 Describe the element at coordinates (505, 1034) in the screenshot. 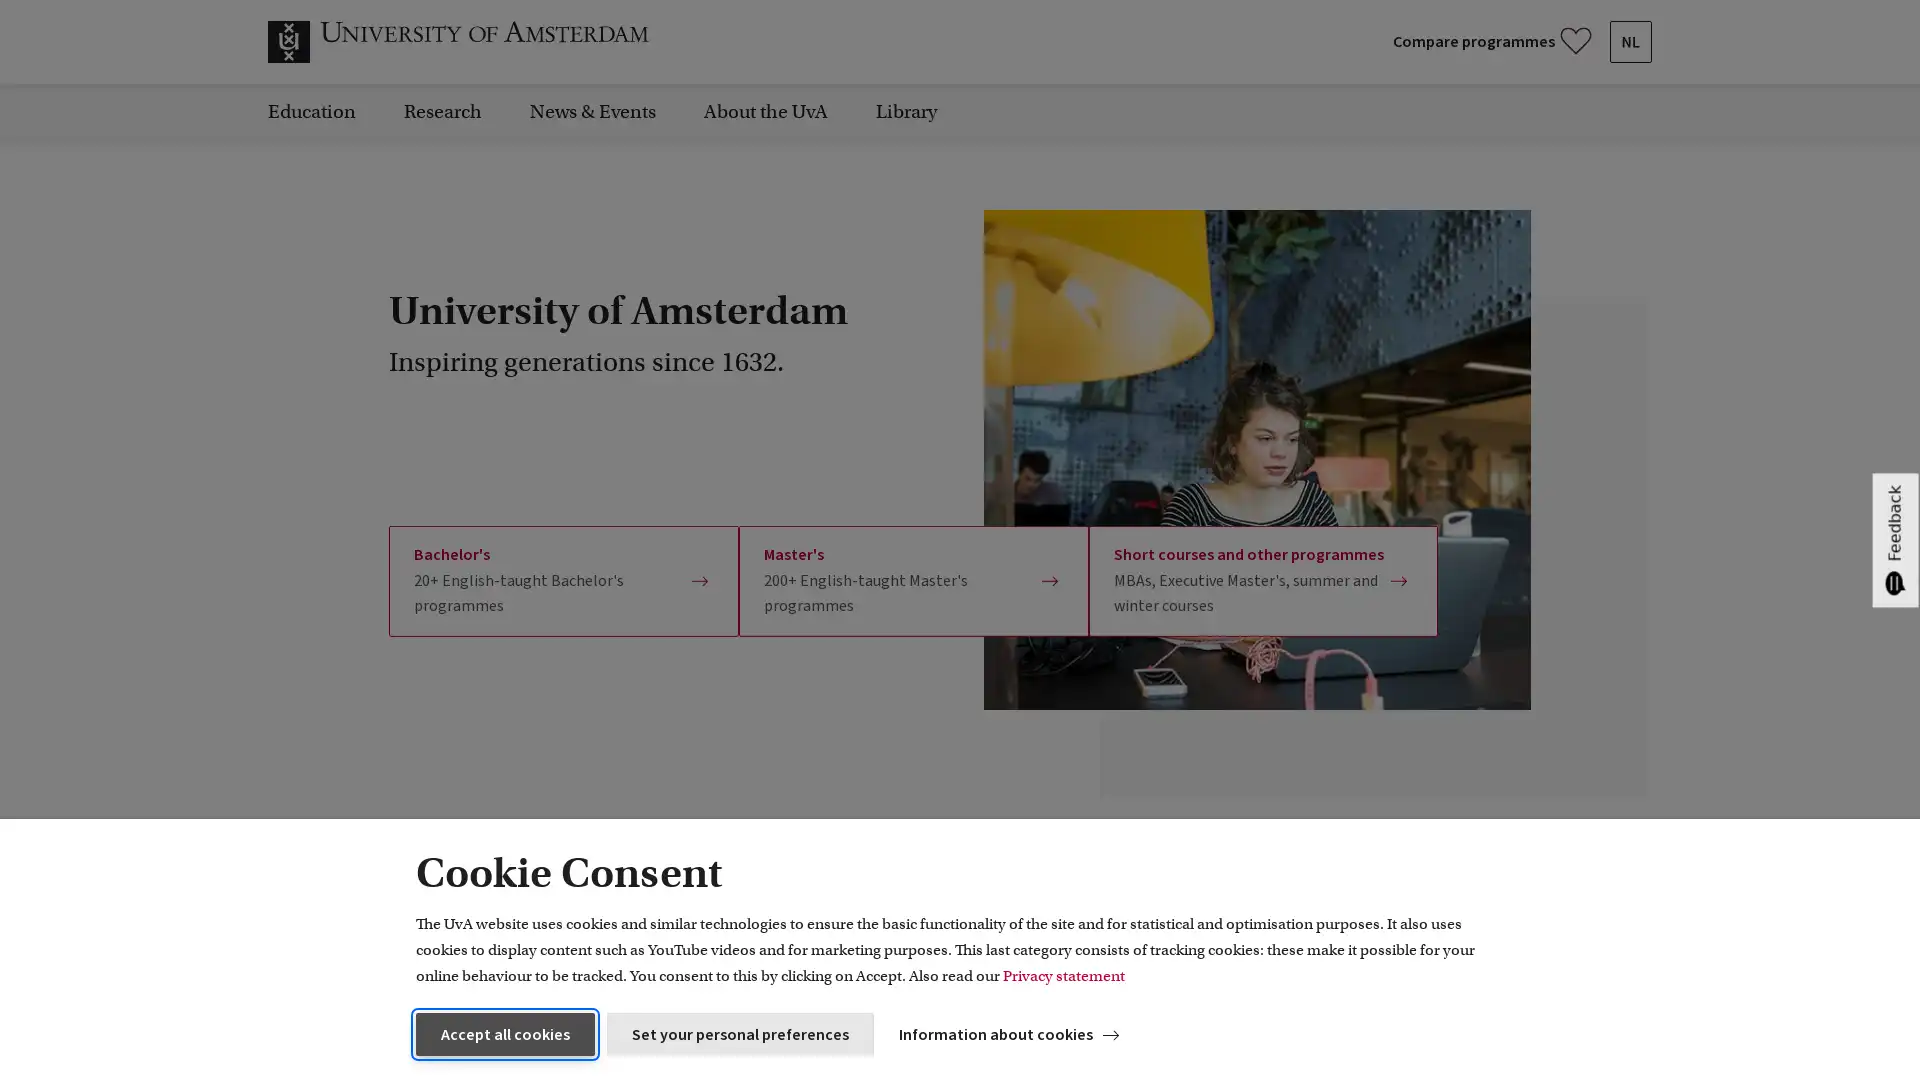

I see `Accept all cookies` at that location.